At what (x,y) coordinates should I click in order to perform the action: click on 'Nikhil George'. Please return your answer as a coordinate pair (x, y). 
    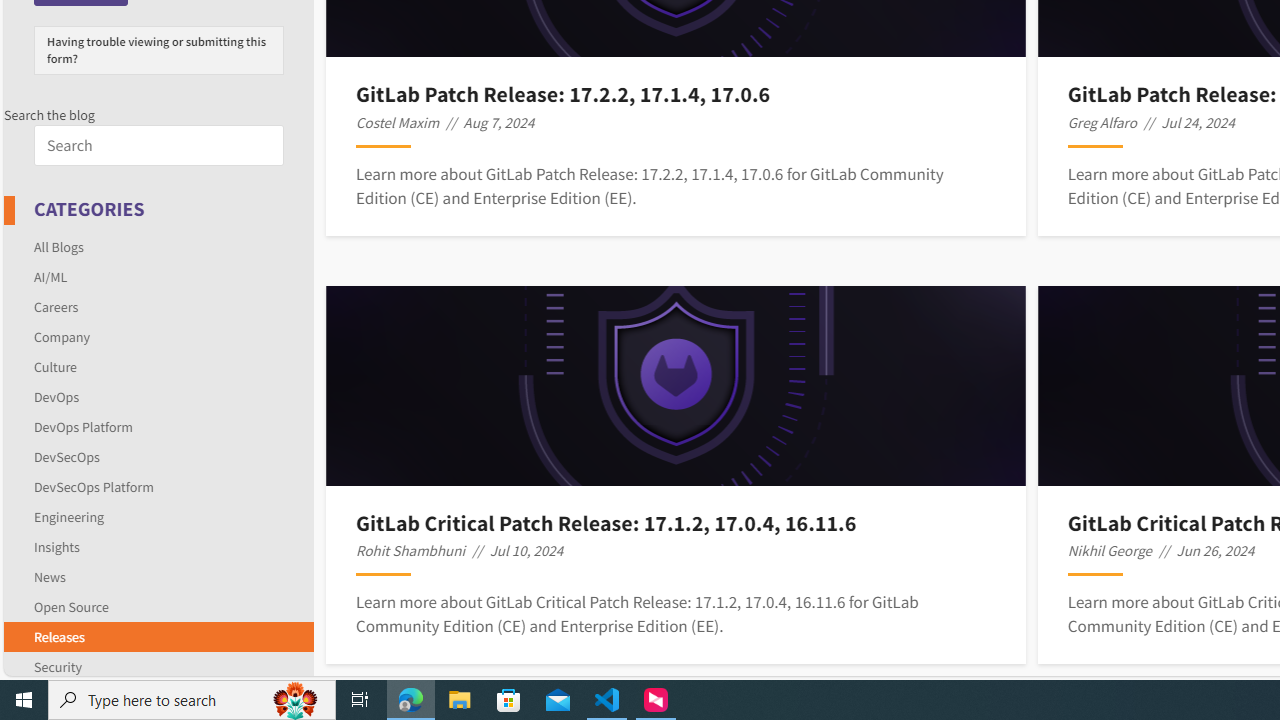
    Looking at the image, I should click on (1108, 550).